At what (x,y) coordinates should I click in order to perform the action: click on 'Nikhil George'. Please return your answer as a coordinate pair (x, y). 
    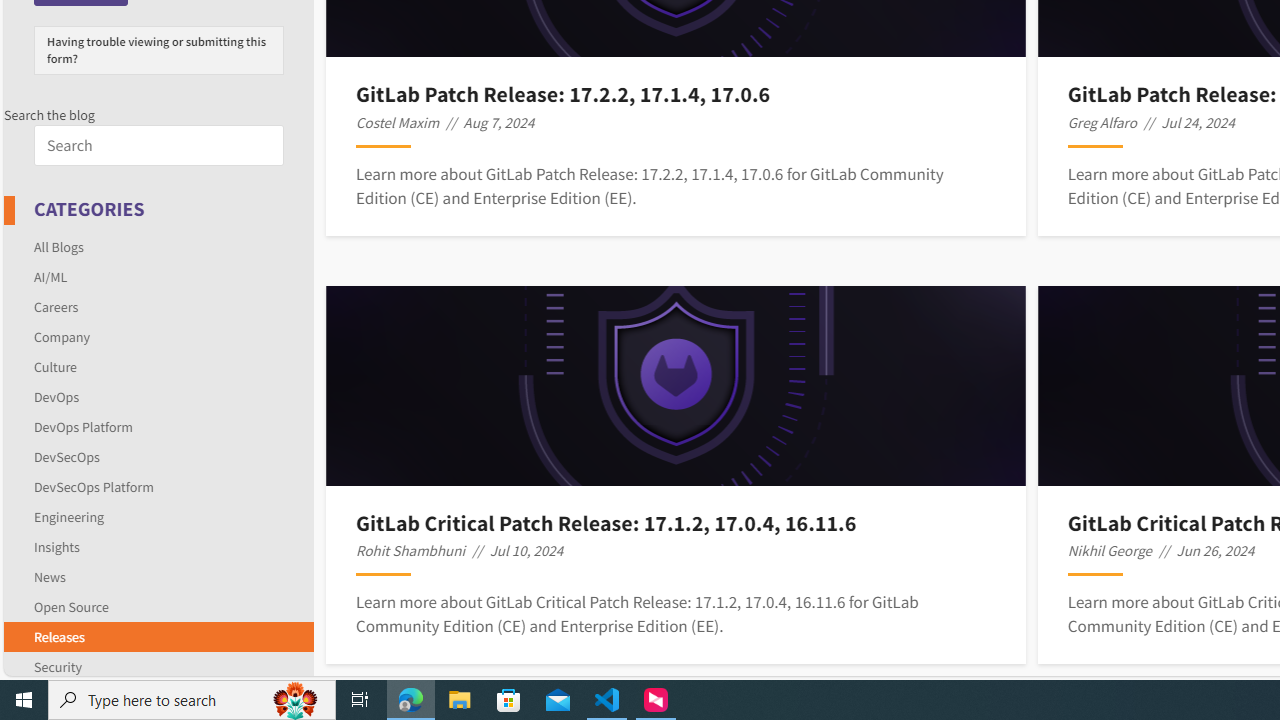
    Looking at the image, I should click on (1108, 550).